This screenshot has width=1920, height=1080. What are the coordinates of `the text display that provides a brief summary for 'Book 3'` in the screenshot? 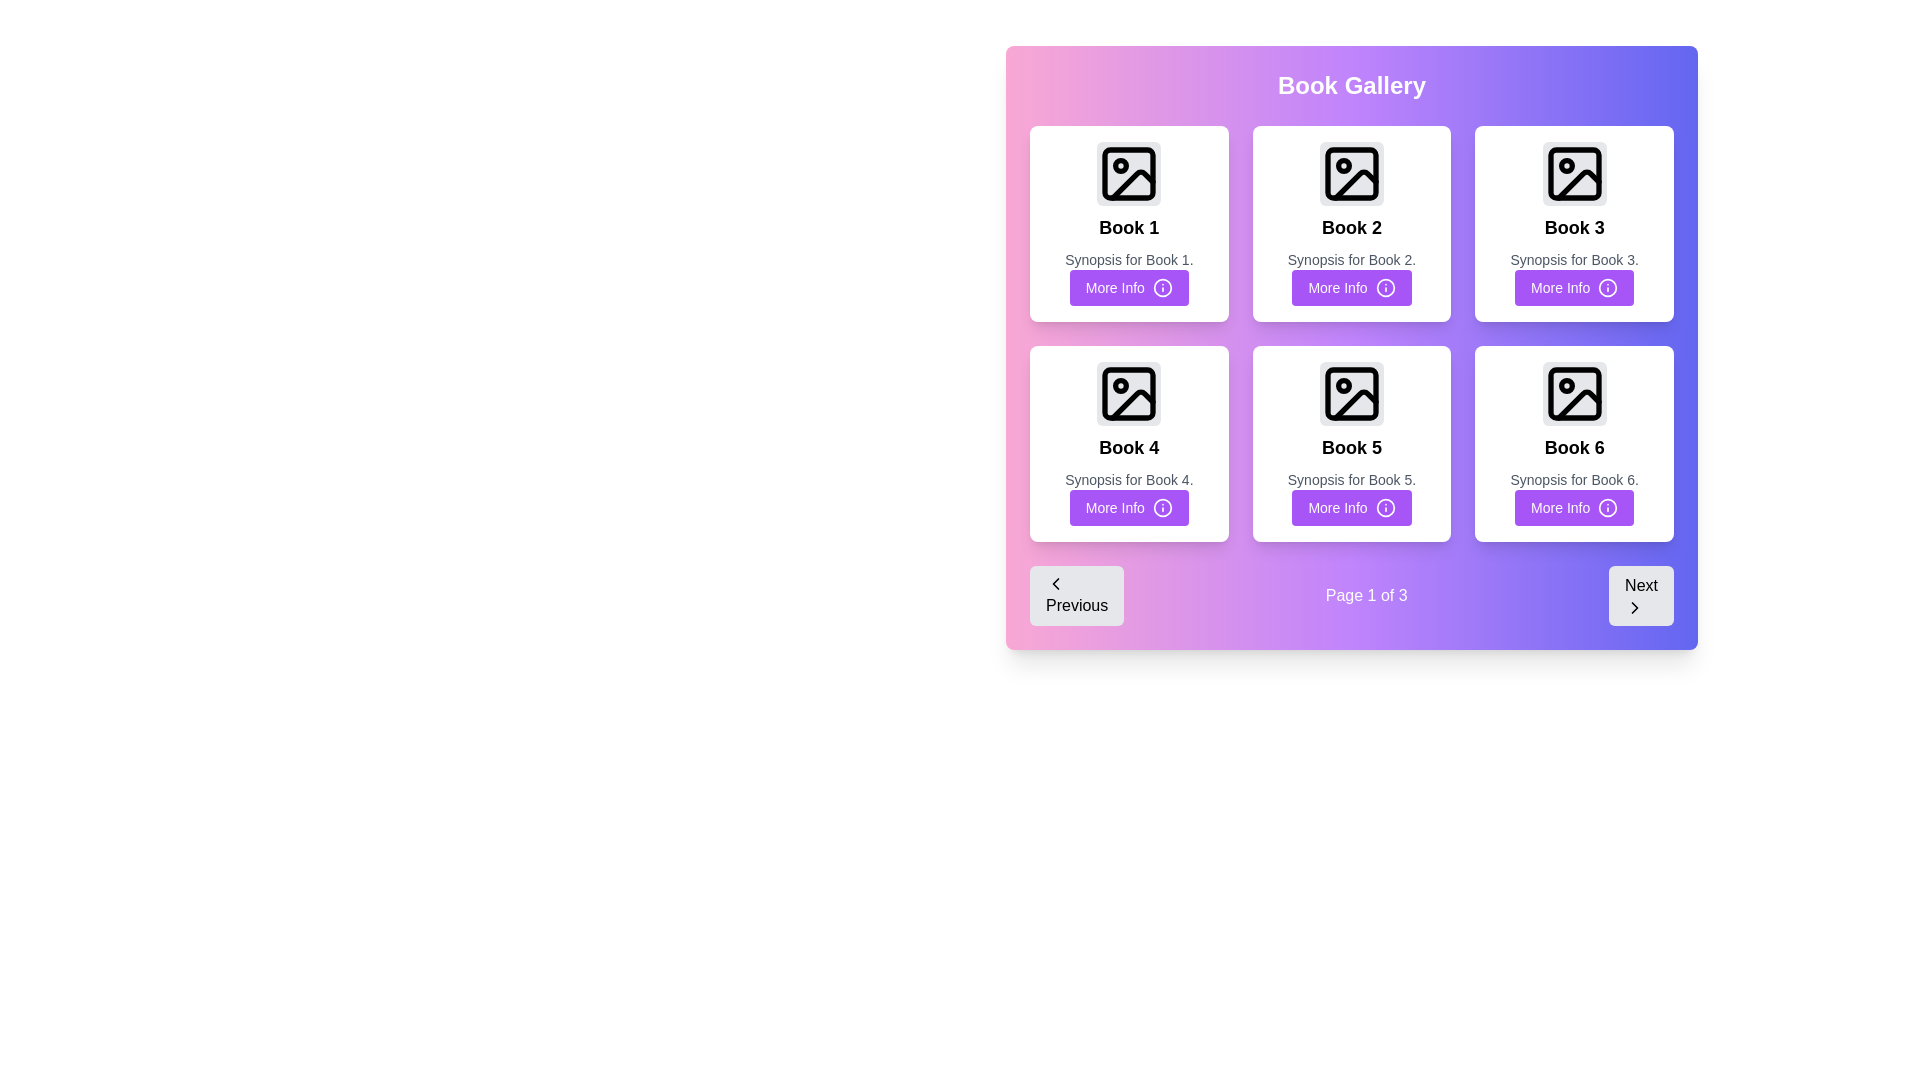 It's located at (1573, 258).